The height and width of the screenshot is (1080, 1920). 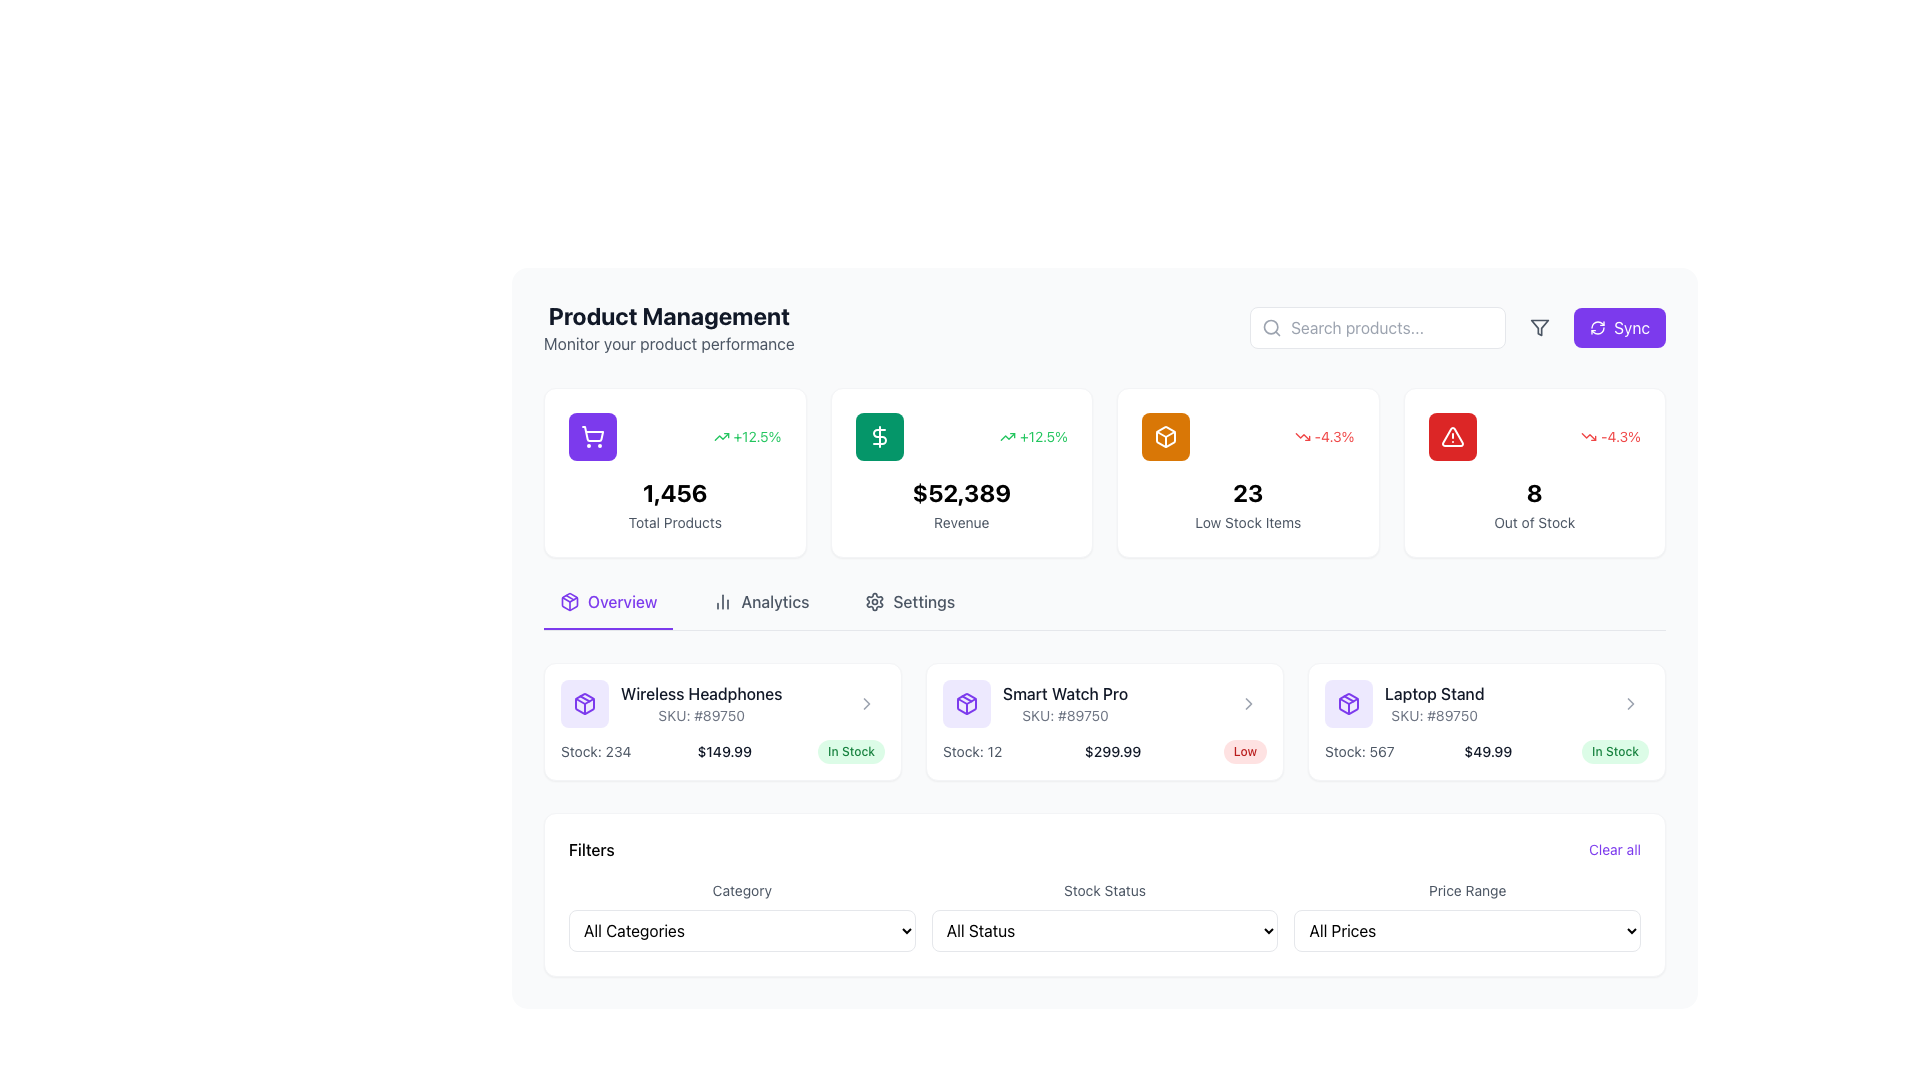 I want to click on stock value displayed as 'Stock: 567' in gray text, which is the first text element in the product card for 'Laptop Stand', so click(x=1359, y=752).